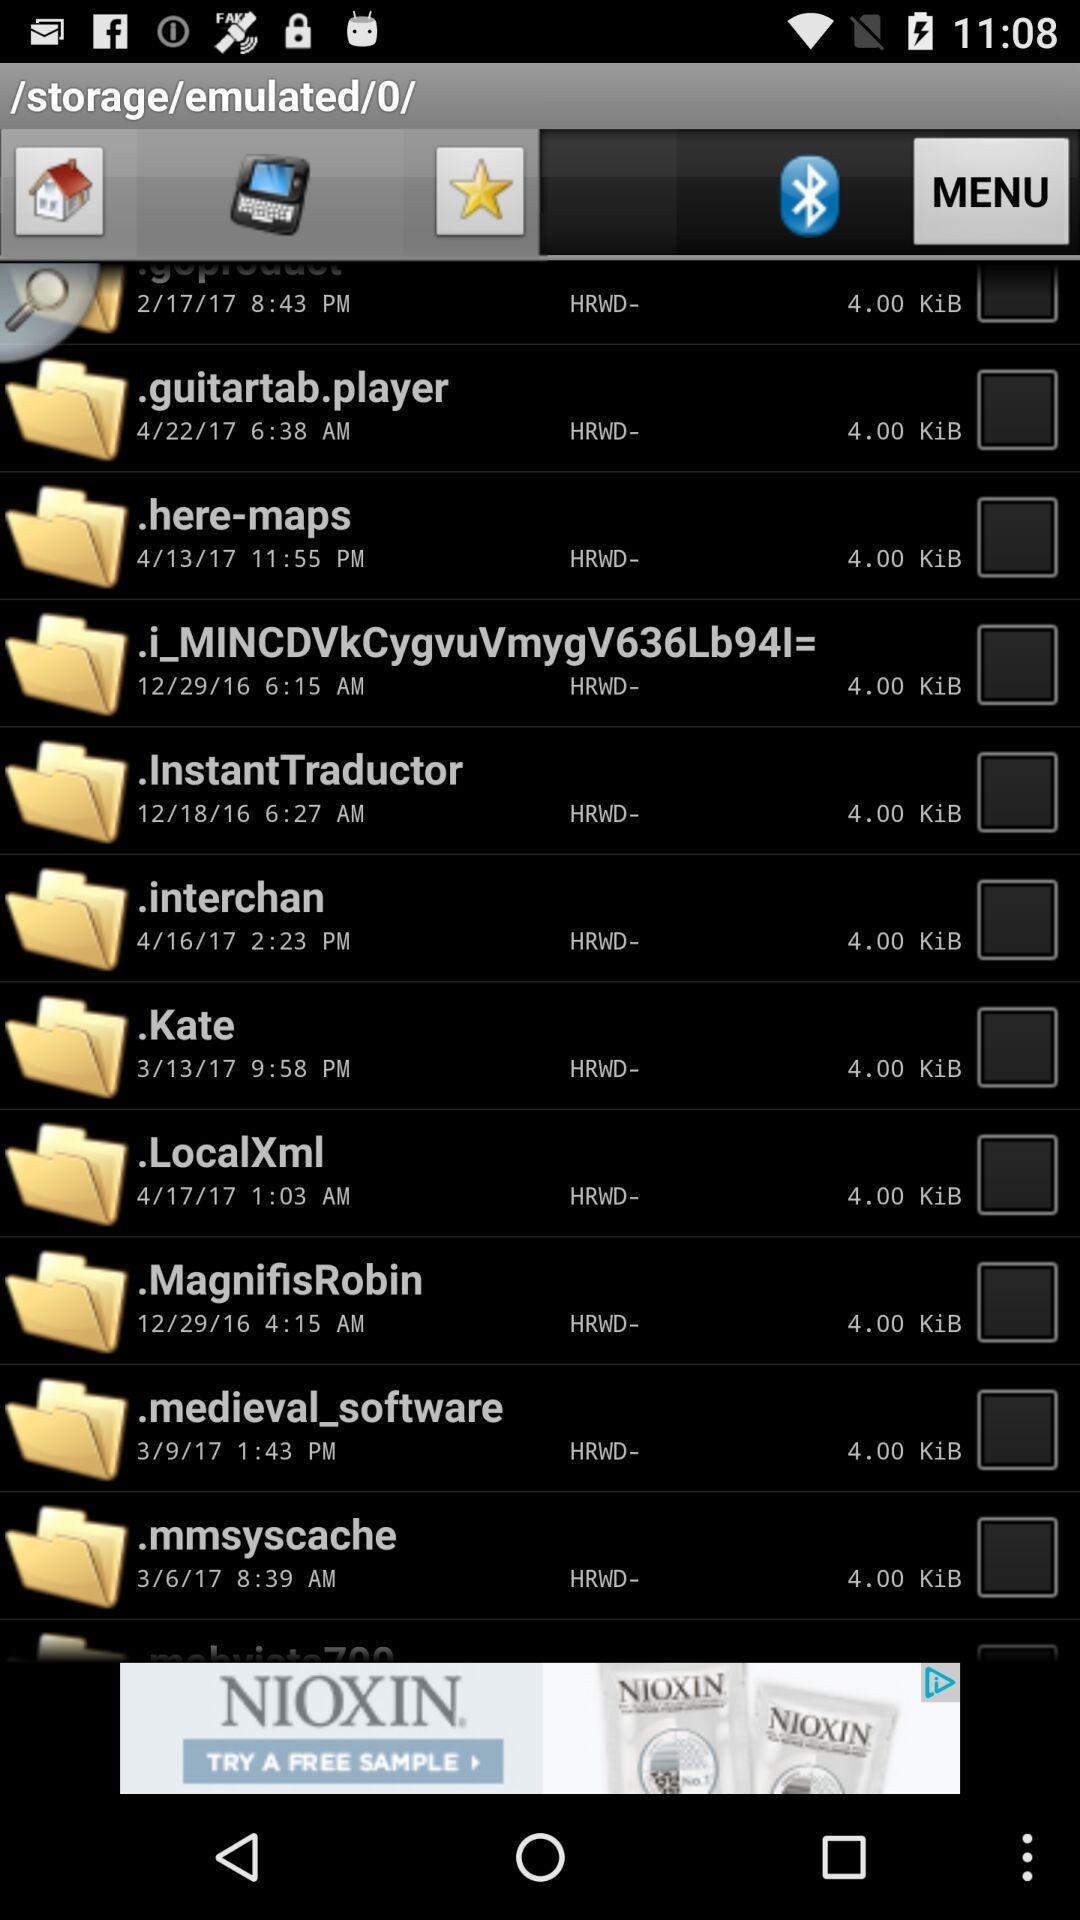  What do you see at coordinates (1023, 1641) in the screenshot?
I see `outline` at bounding box center [1023, 1641].